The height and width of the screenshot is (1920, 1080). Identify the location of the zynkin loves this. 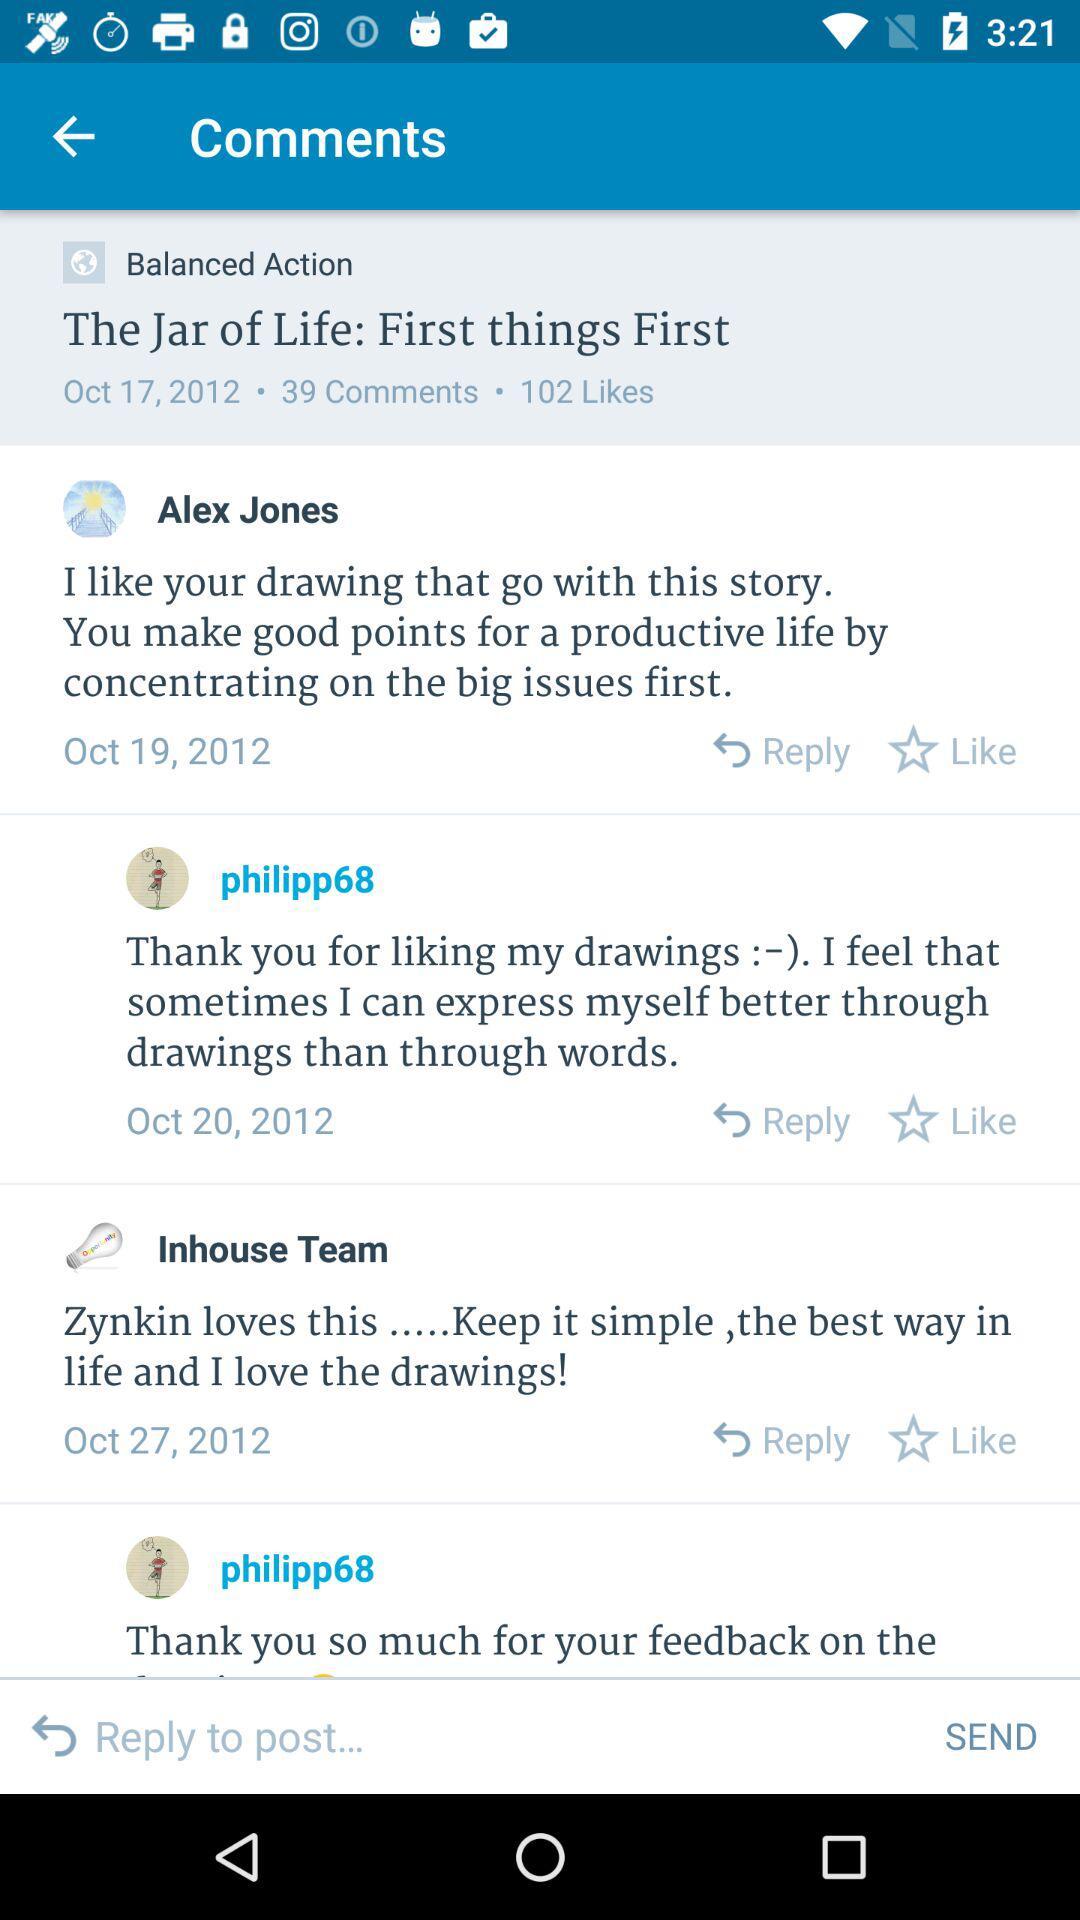
(540, 1348).